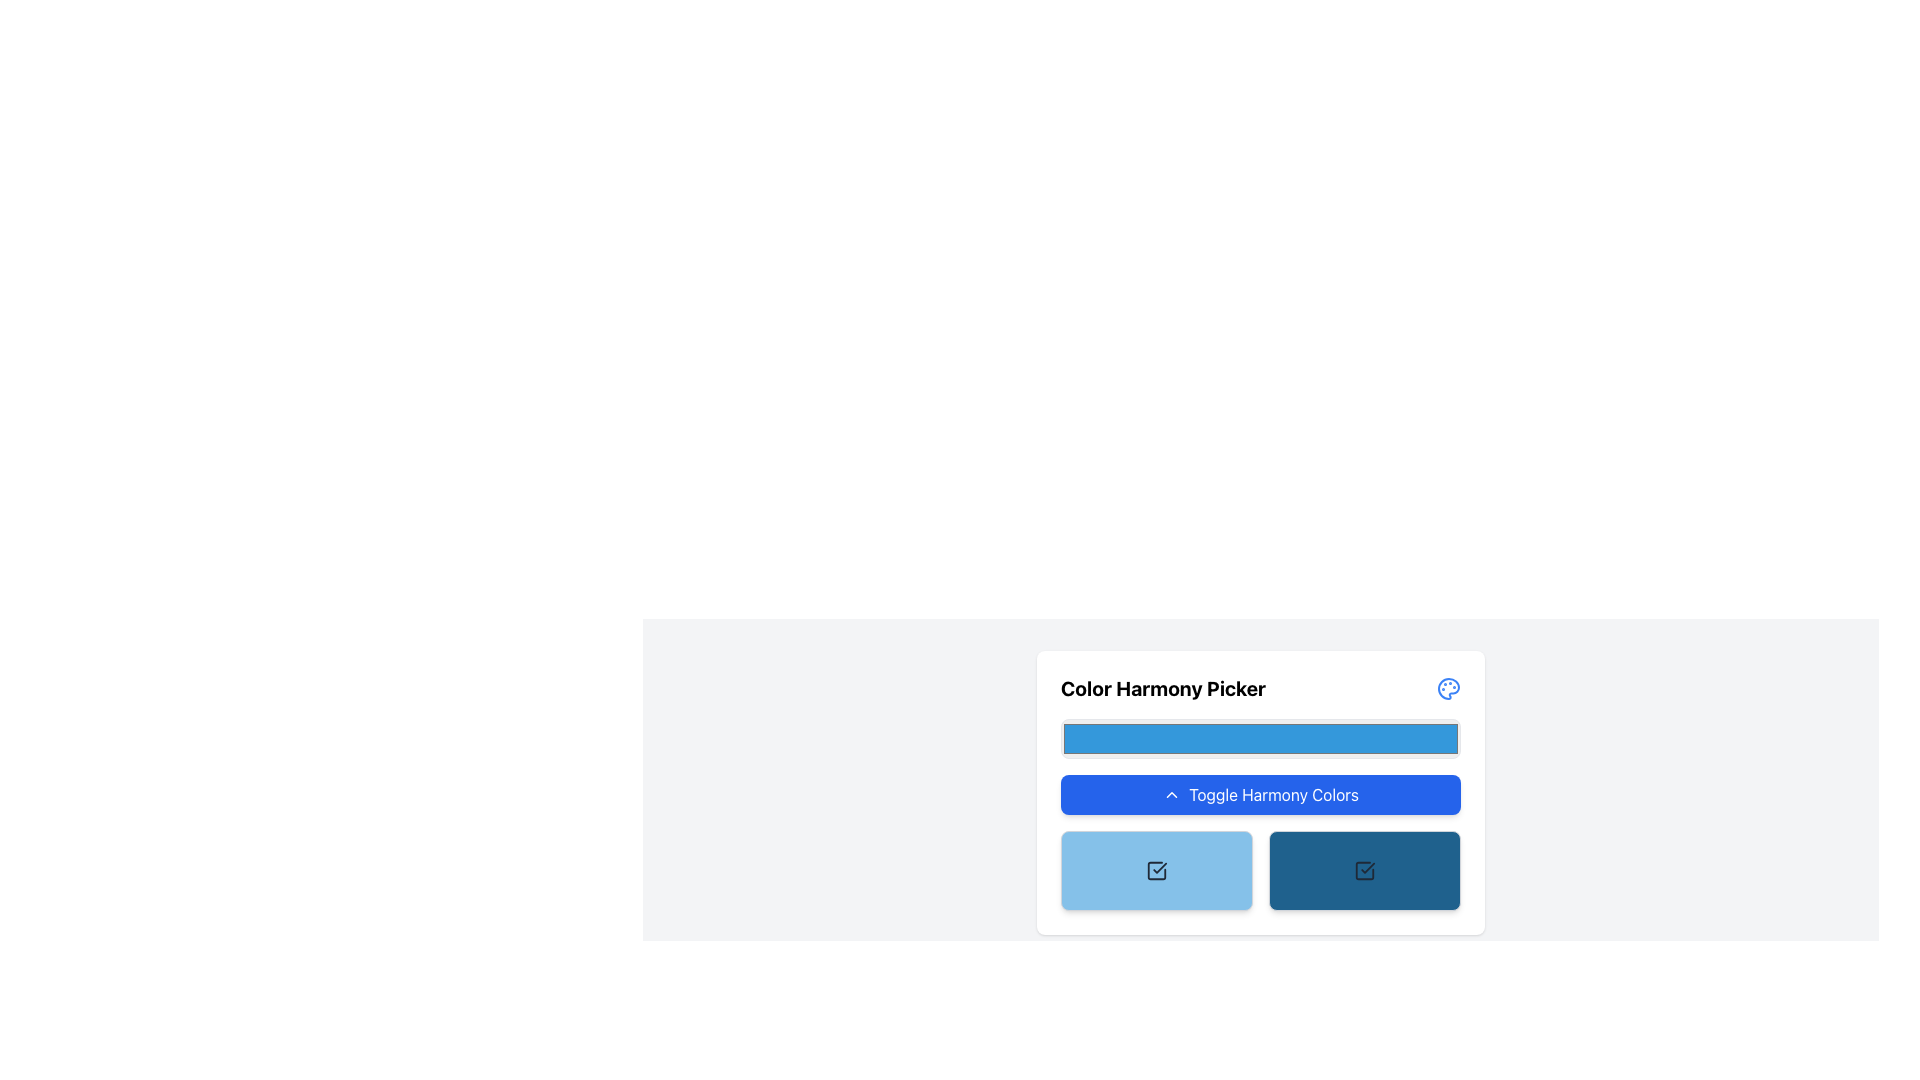 The width and height of the screenshot is (1920, 1080). I want to click on the 'Toggle Harmony Colors' button, which is a rectangular button with a blue background and white text, located in the 'Color Harmony Picker' box, so click(1260, 793).